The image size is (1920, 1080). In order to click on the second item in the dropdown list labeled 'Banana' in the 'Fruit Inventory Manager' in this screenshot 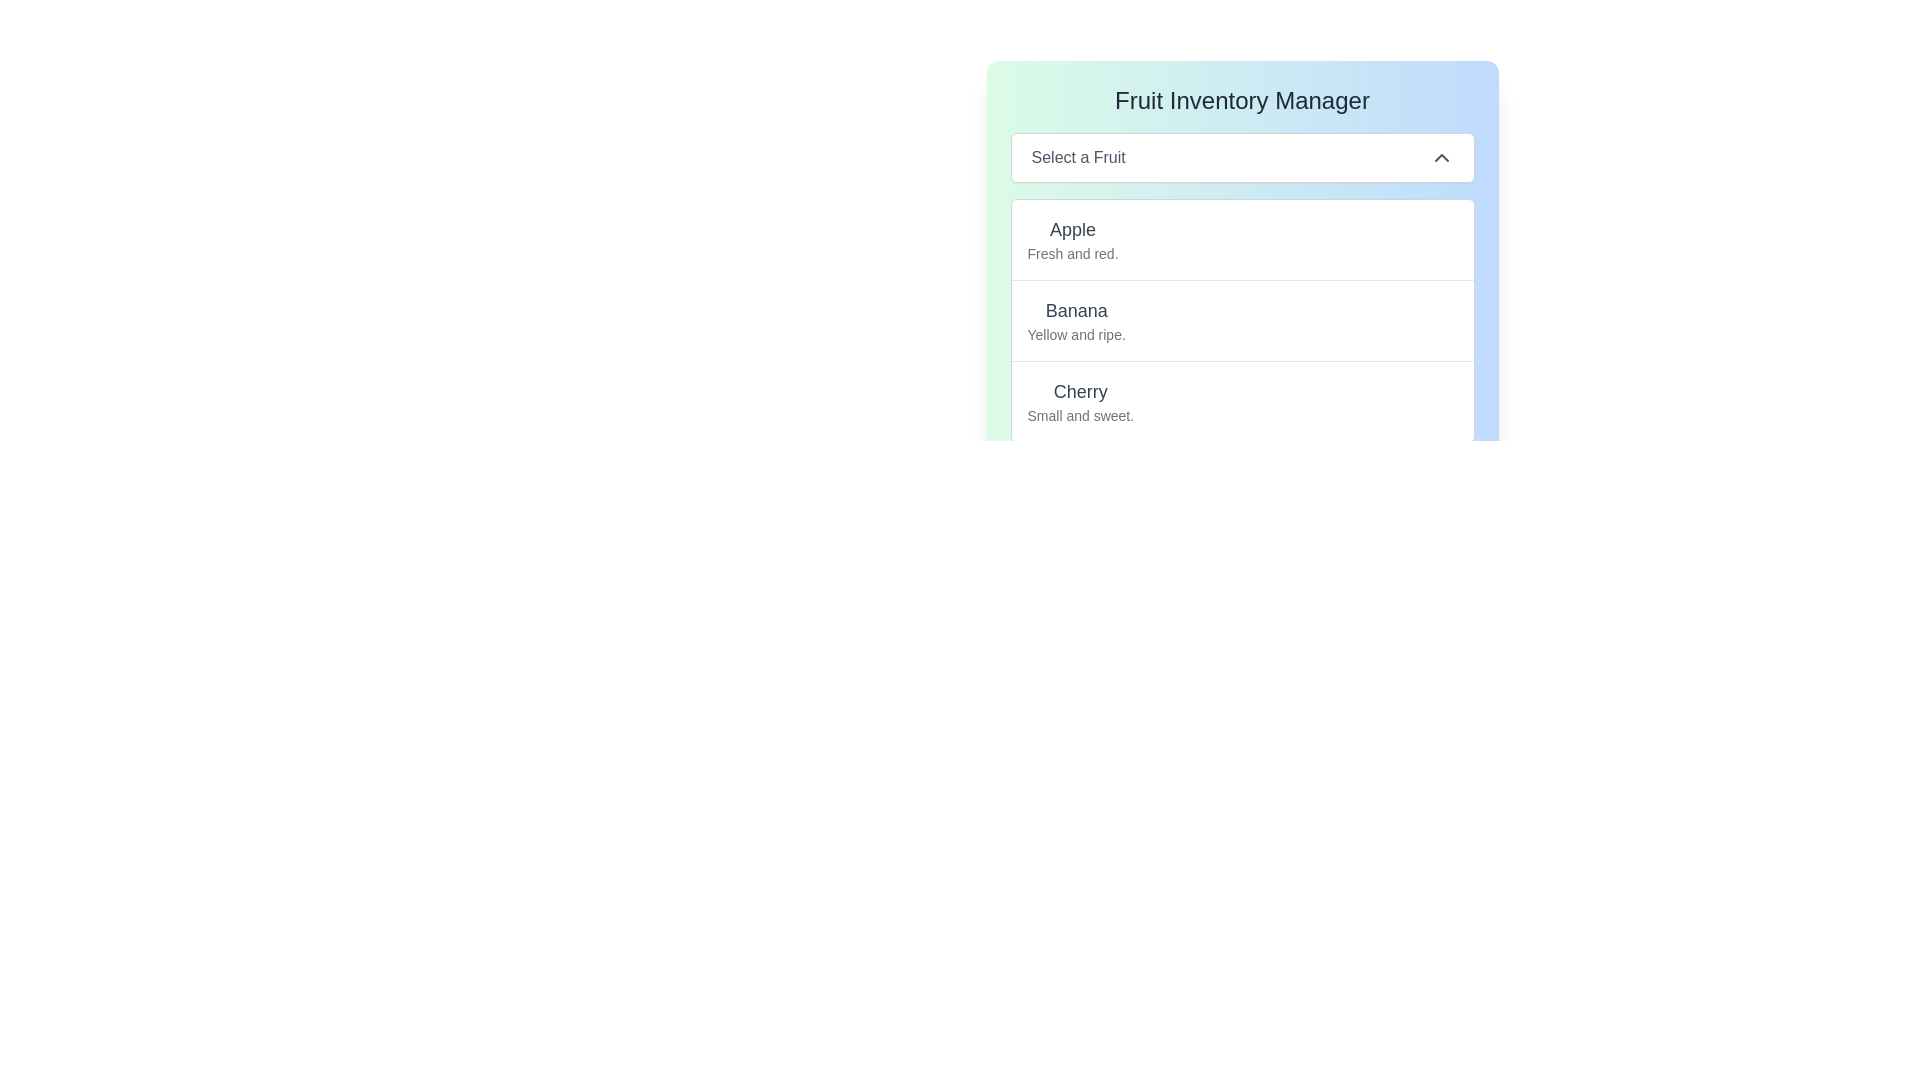, I will do `click(1241, 319)`.